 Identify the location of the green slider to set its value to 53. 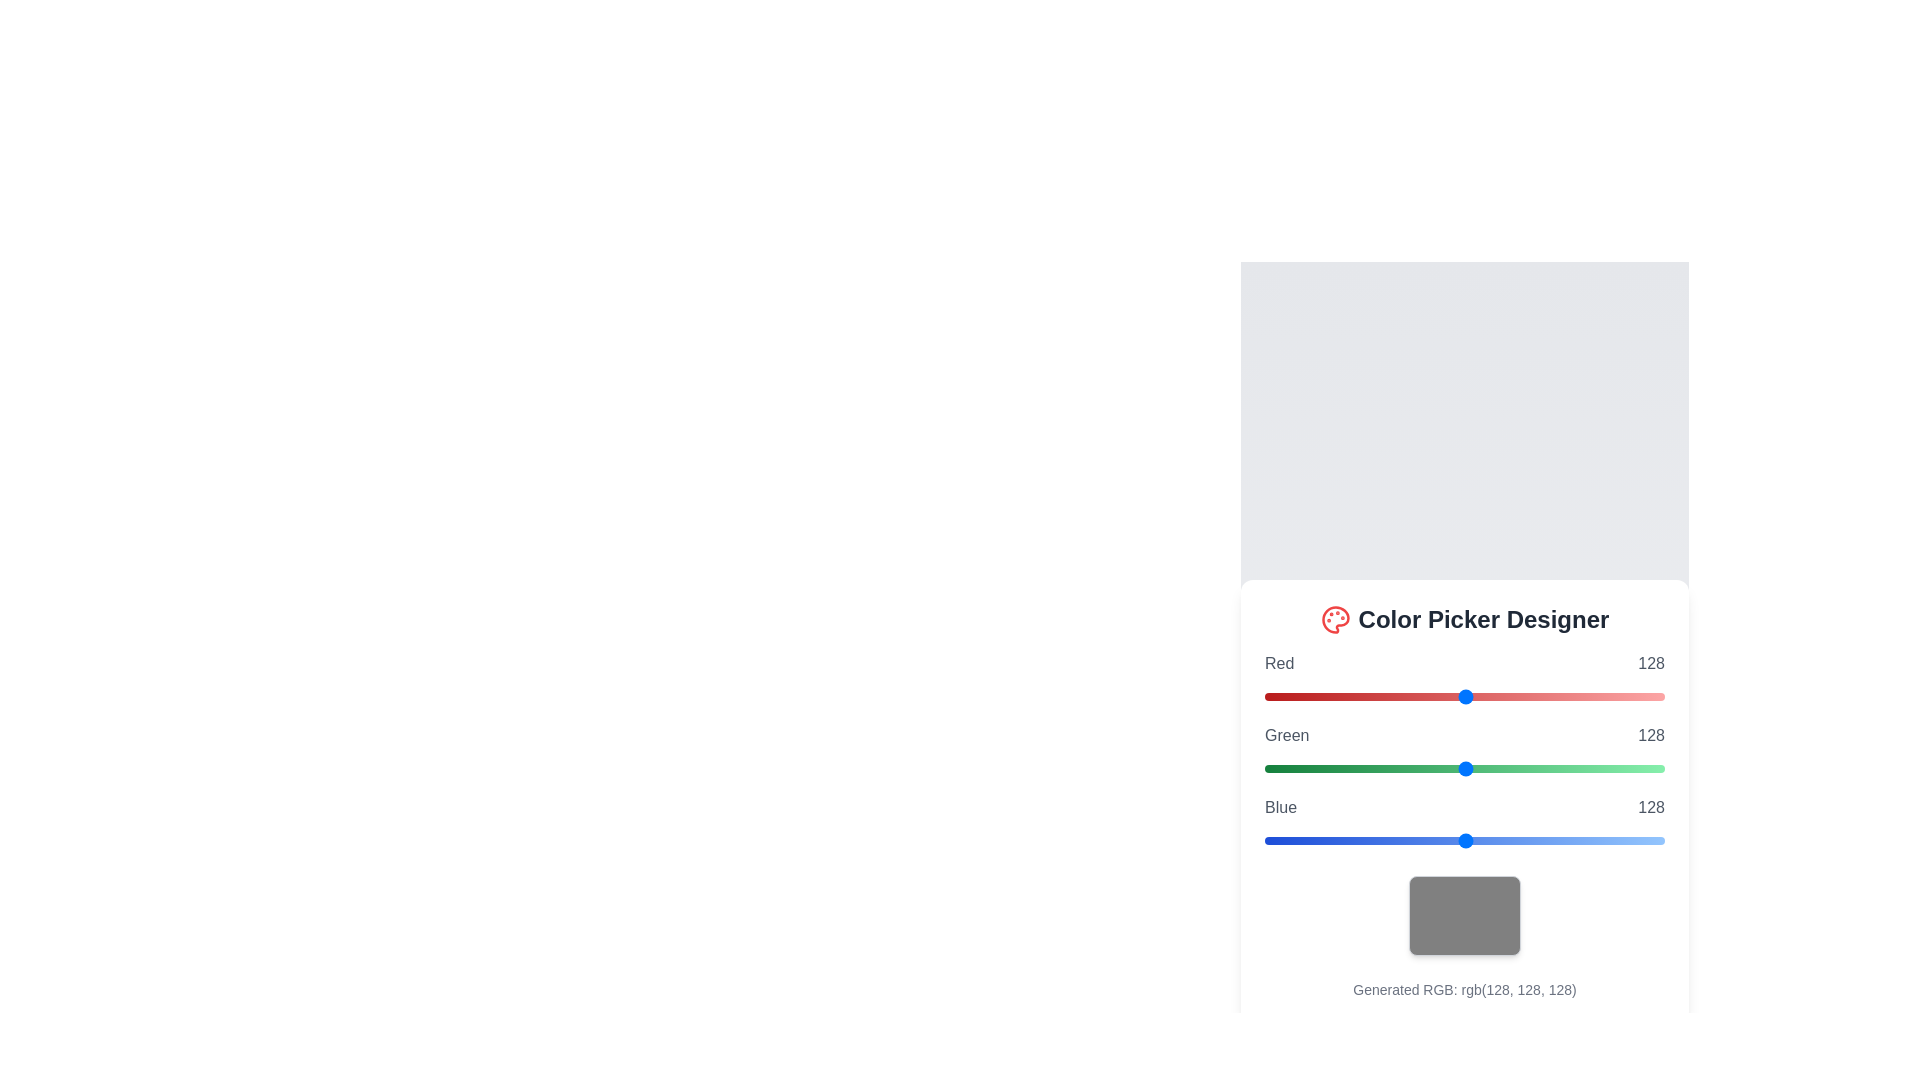
(1348, 767).